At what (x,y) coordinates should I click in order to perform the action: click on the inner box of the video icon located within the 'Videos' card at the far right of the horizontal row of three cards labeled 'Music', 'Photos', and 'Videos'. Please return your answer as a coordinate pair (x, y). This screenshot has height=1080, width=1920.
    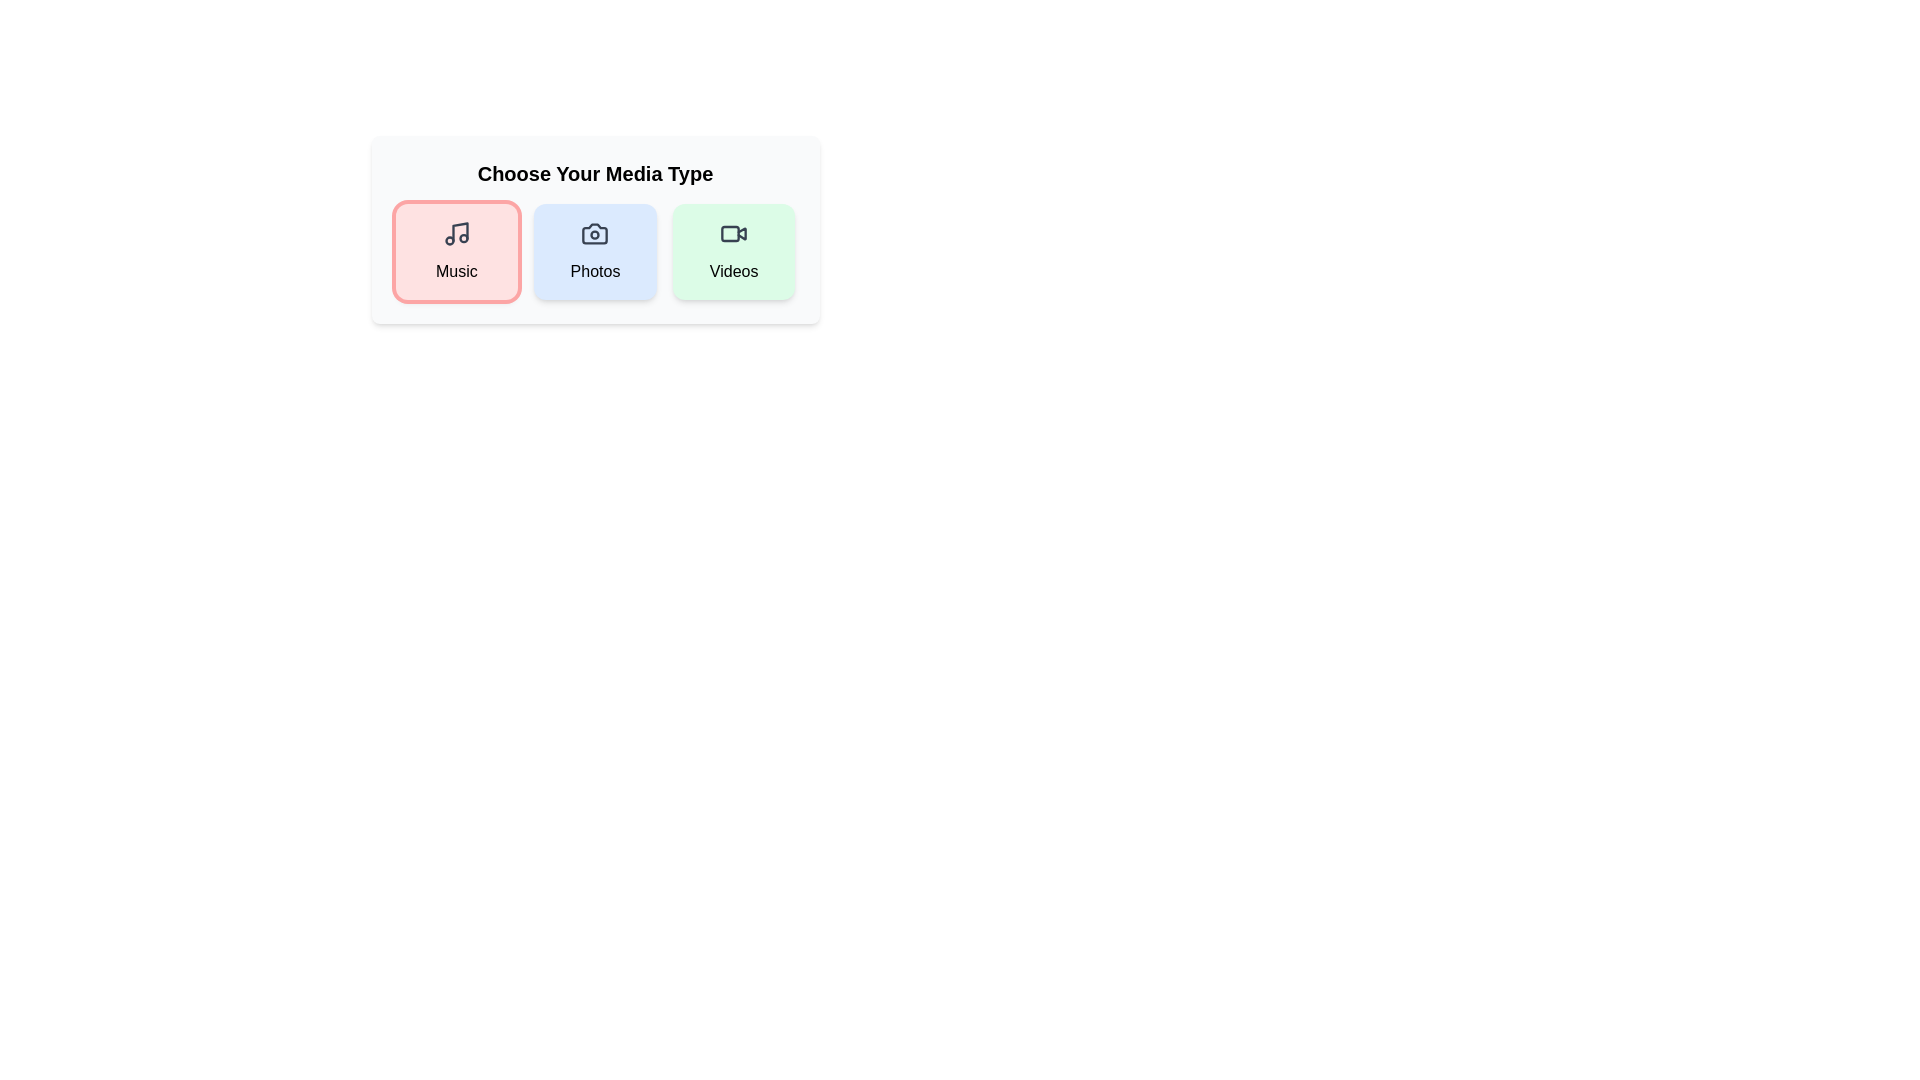
    Looking at the image, I should click on (729, 233).